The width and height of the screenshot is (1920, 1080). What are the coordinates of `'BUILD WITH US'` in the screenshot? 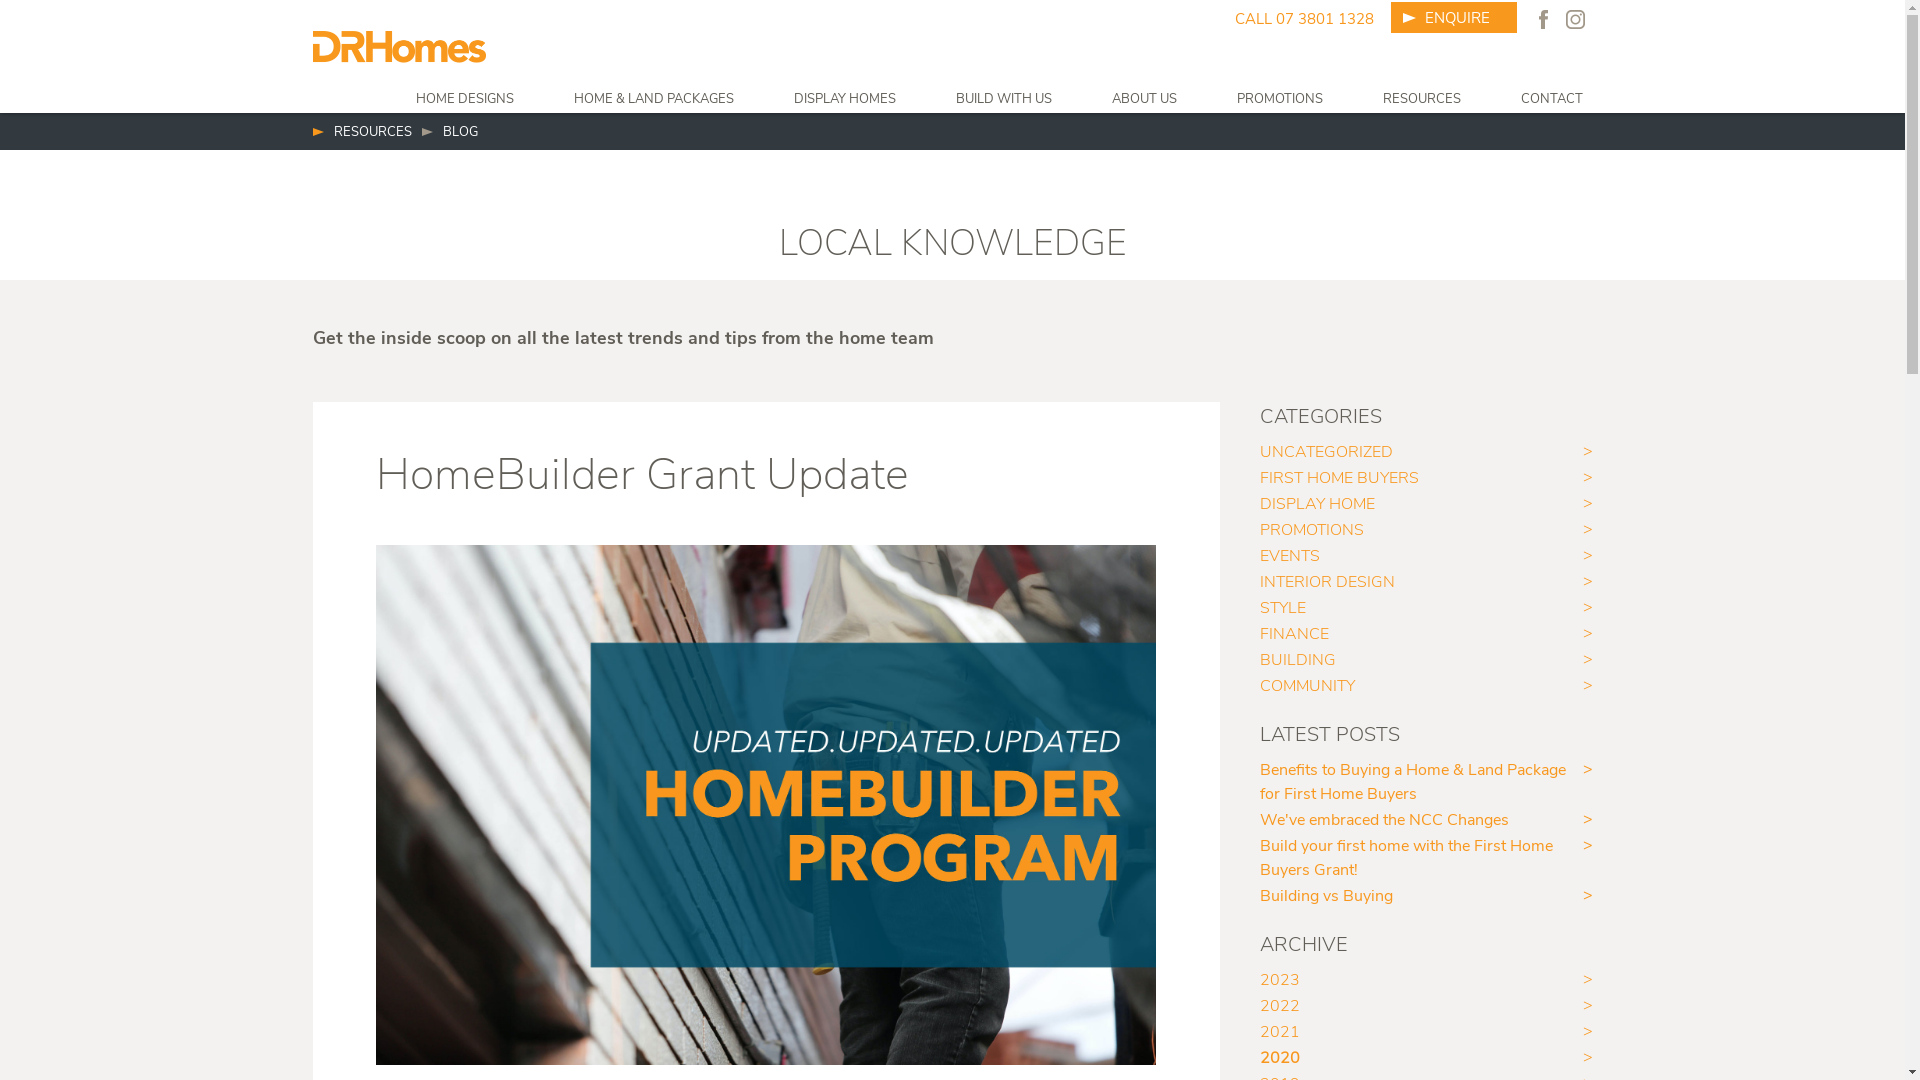 It's located at (1003, 100).